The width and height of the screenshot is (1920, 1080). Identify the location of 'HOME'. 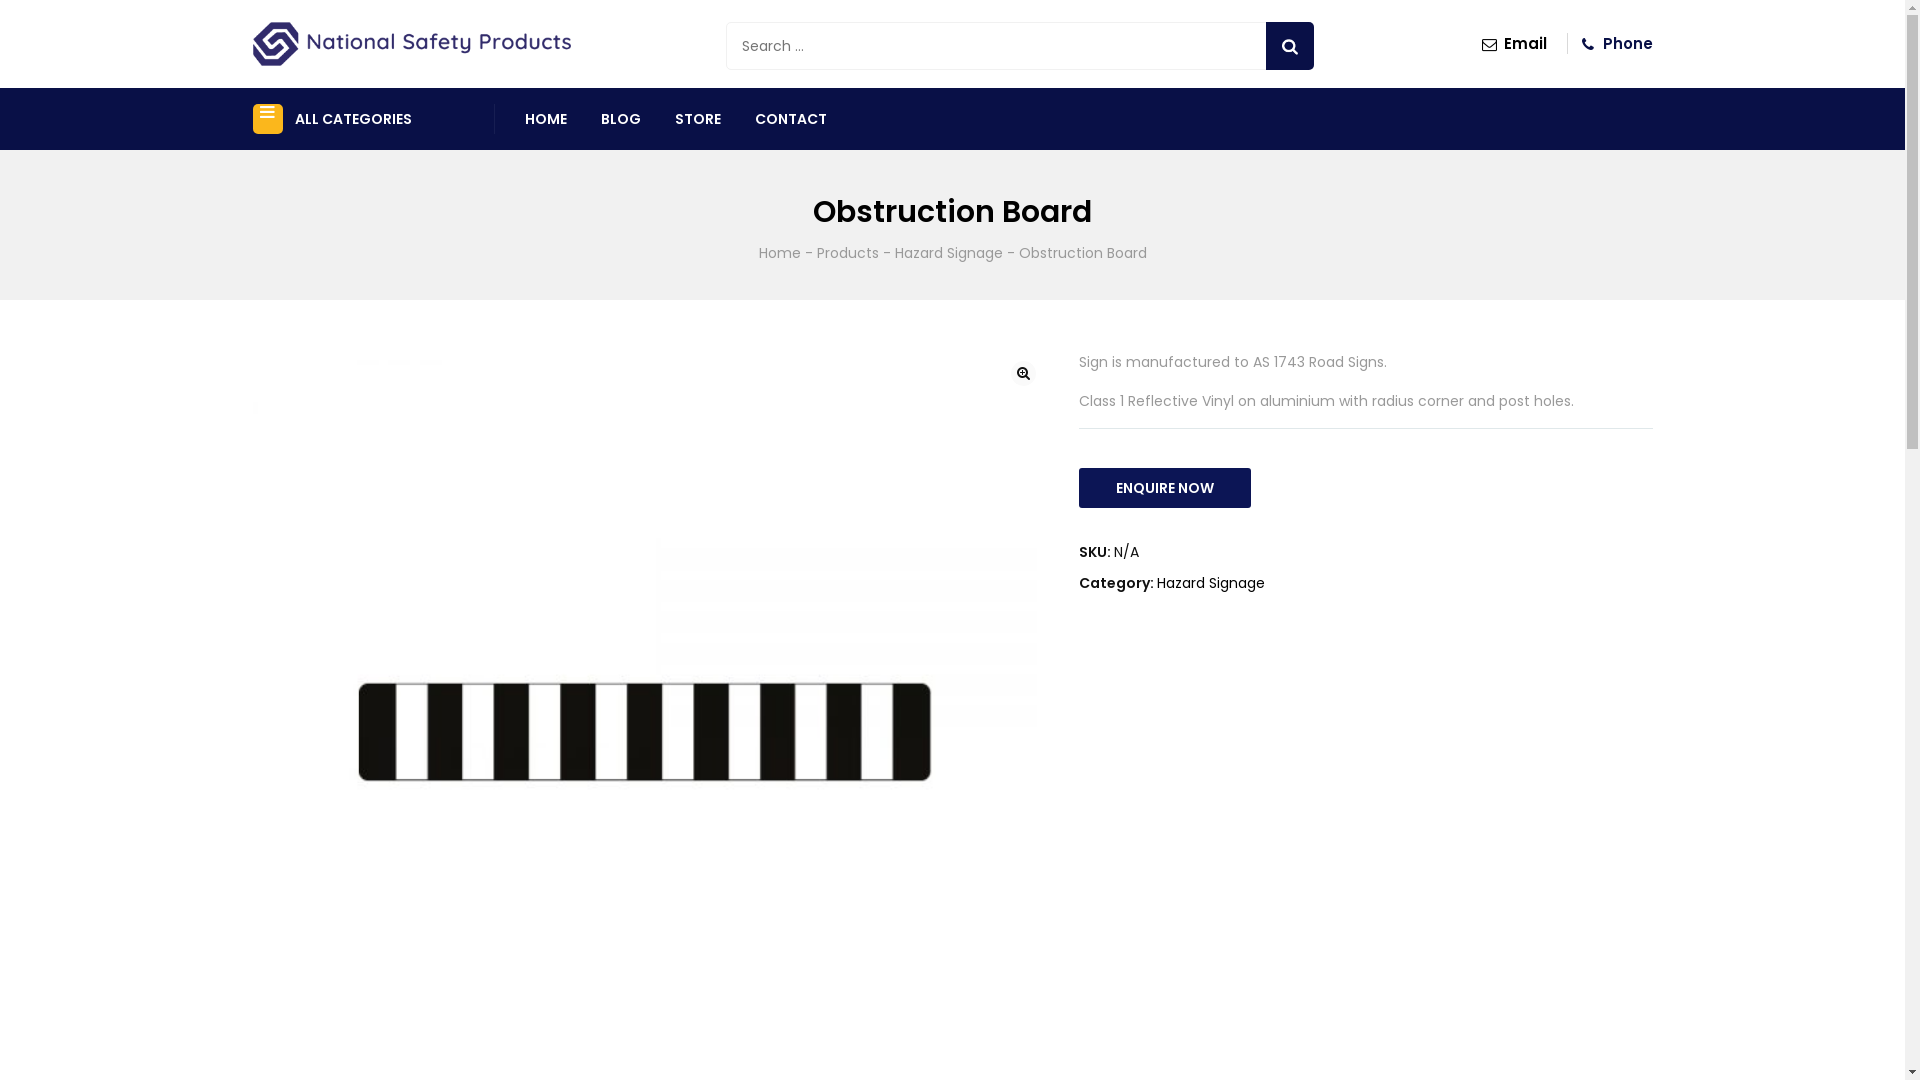
(546, 119).